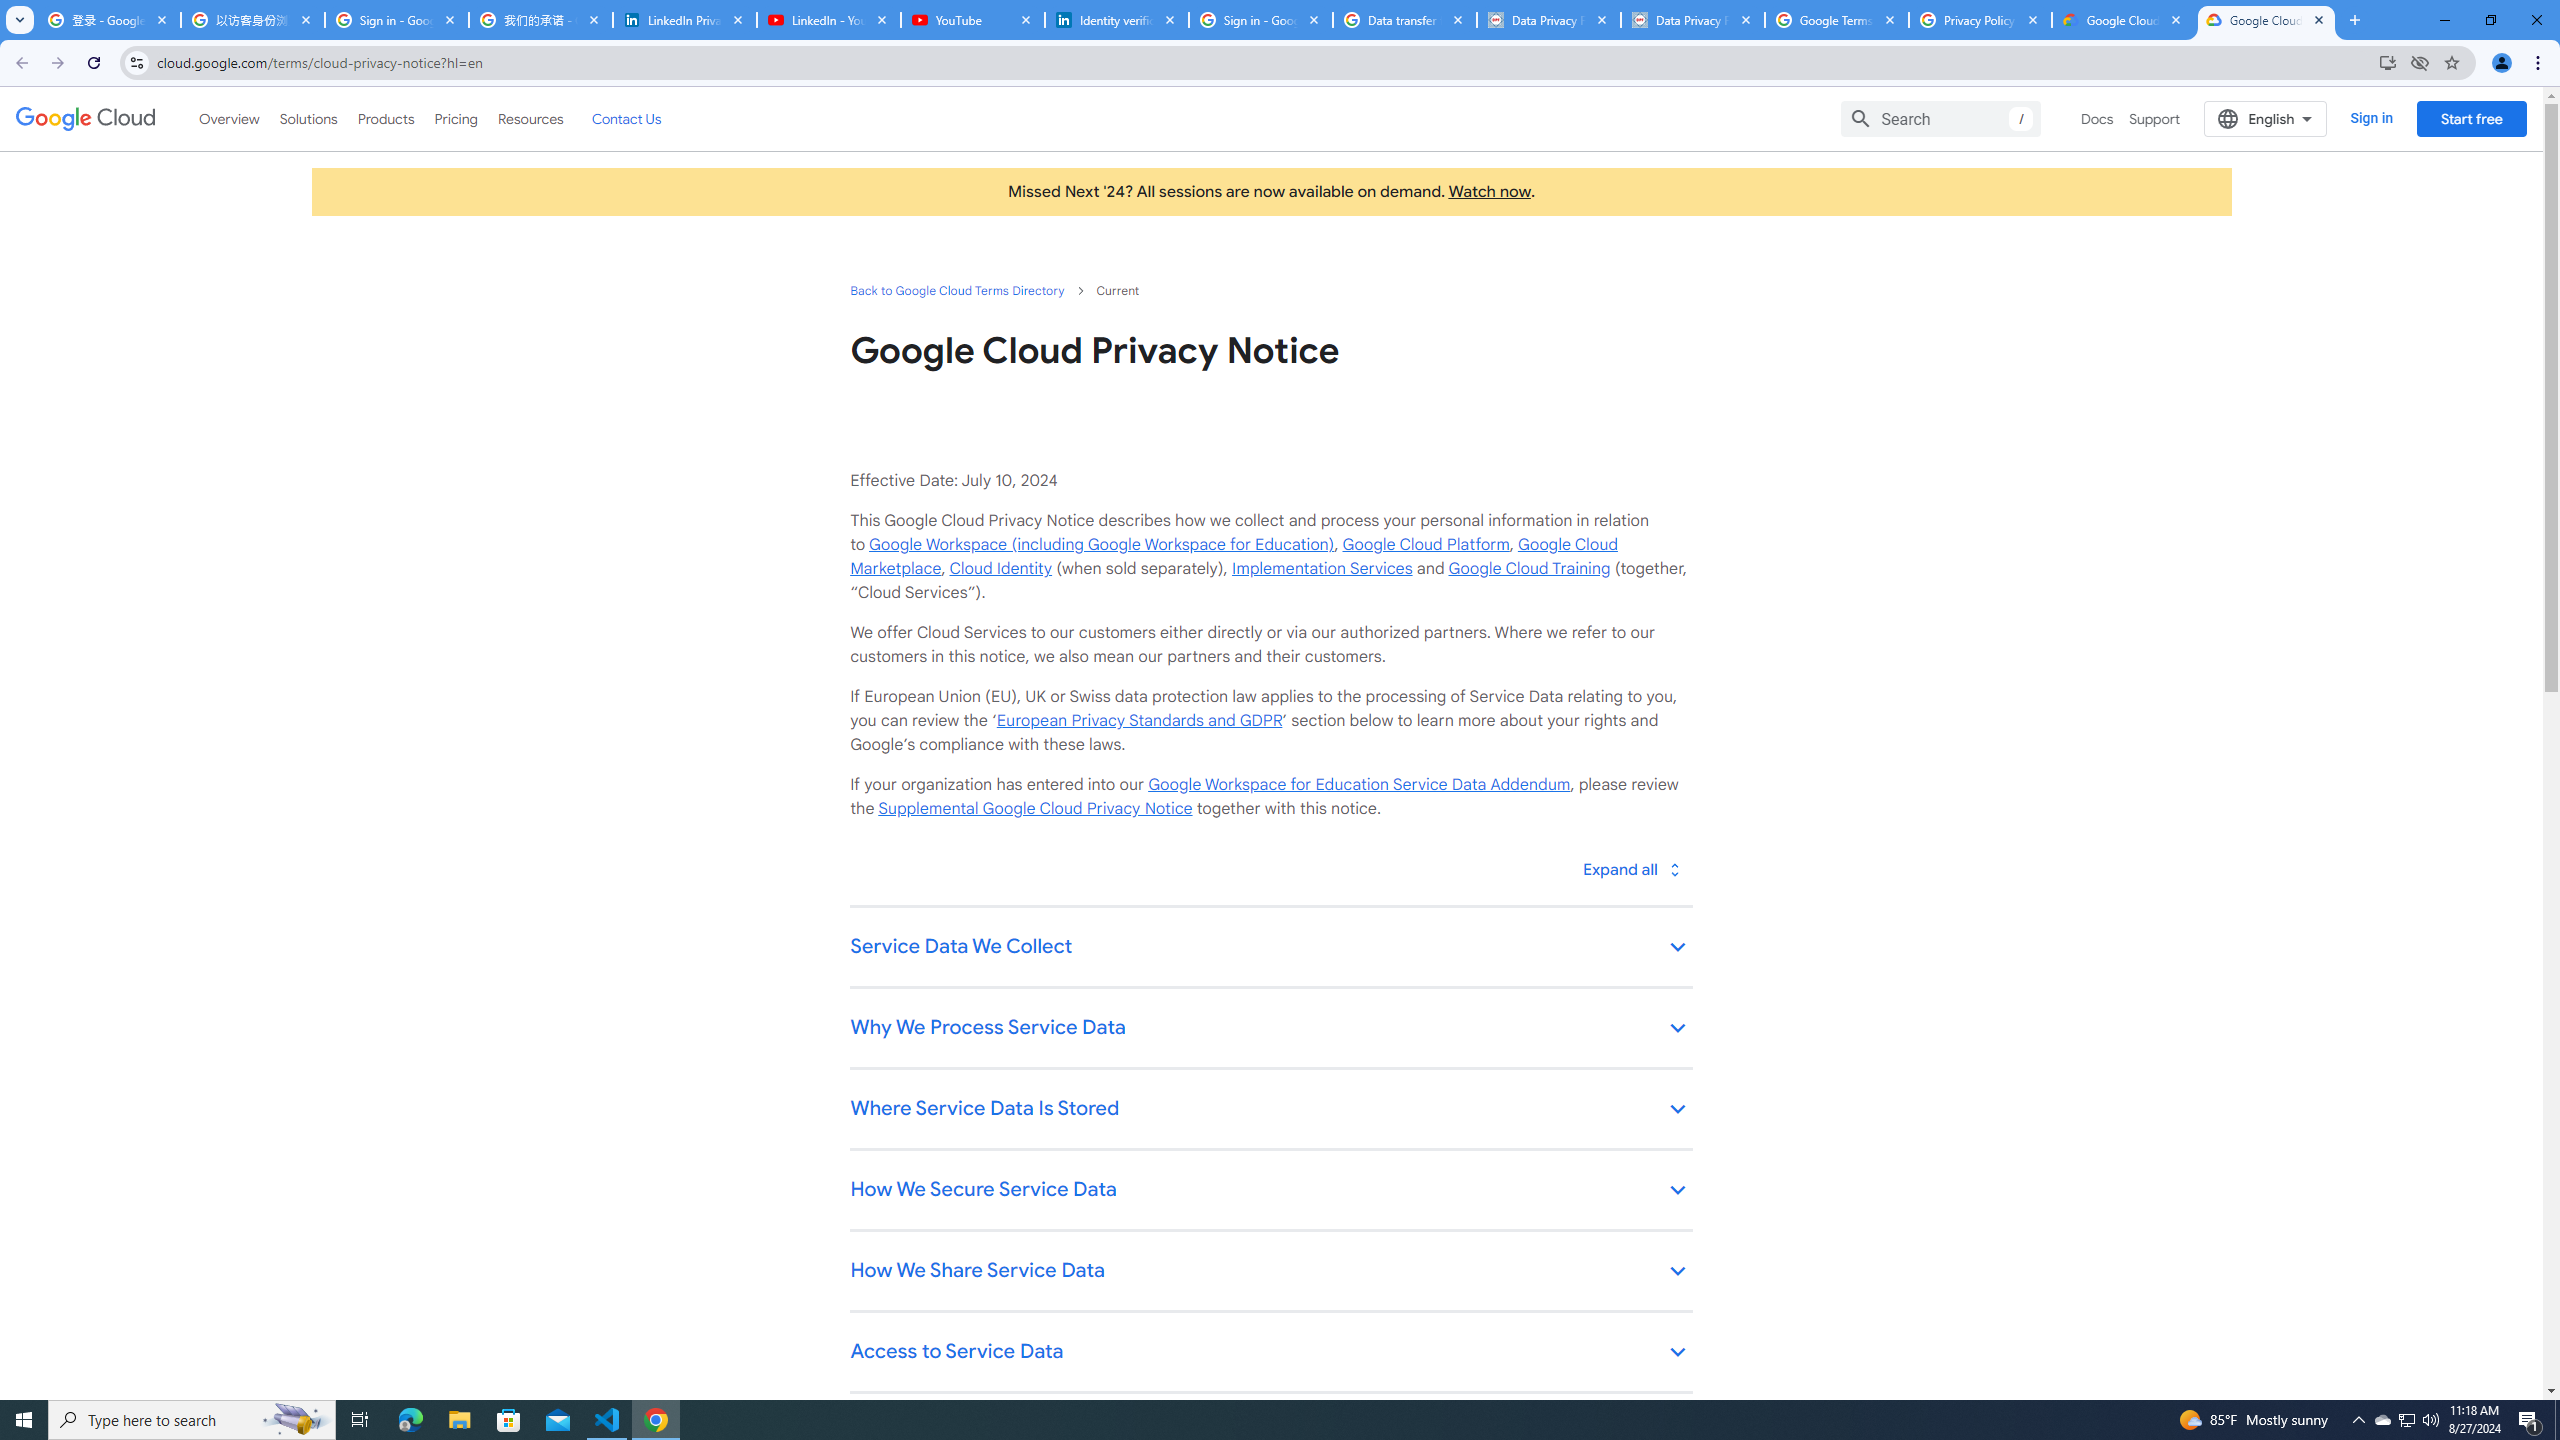  I want to click on 'Supplemental Google Cloud Privacy Notice', so click(1035, 808).